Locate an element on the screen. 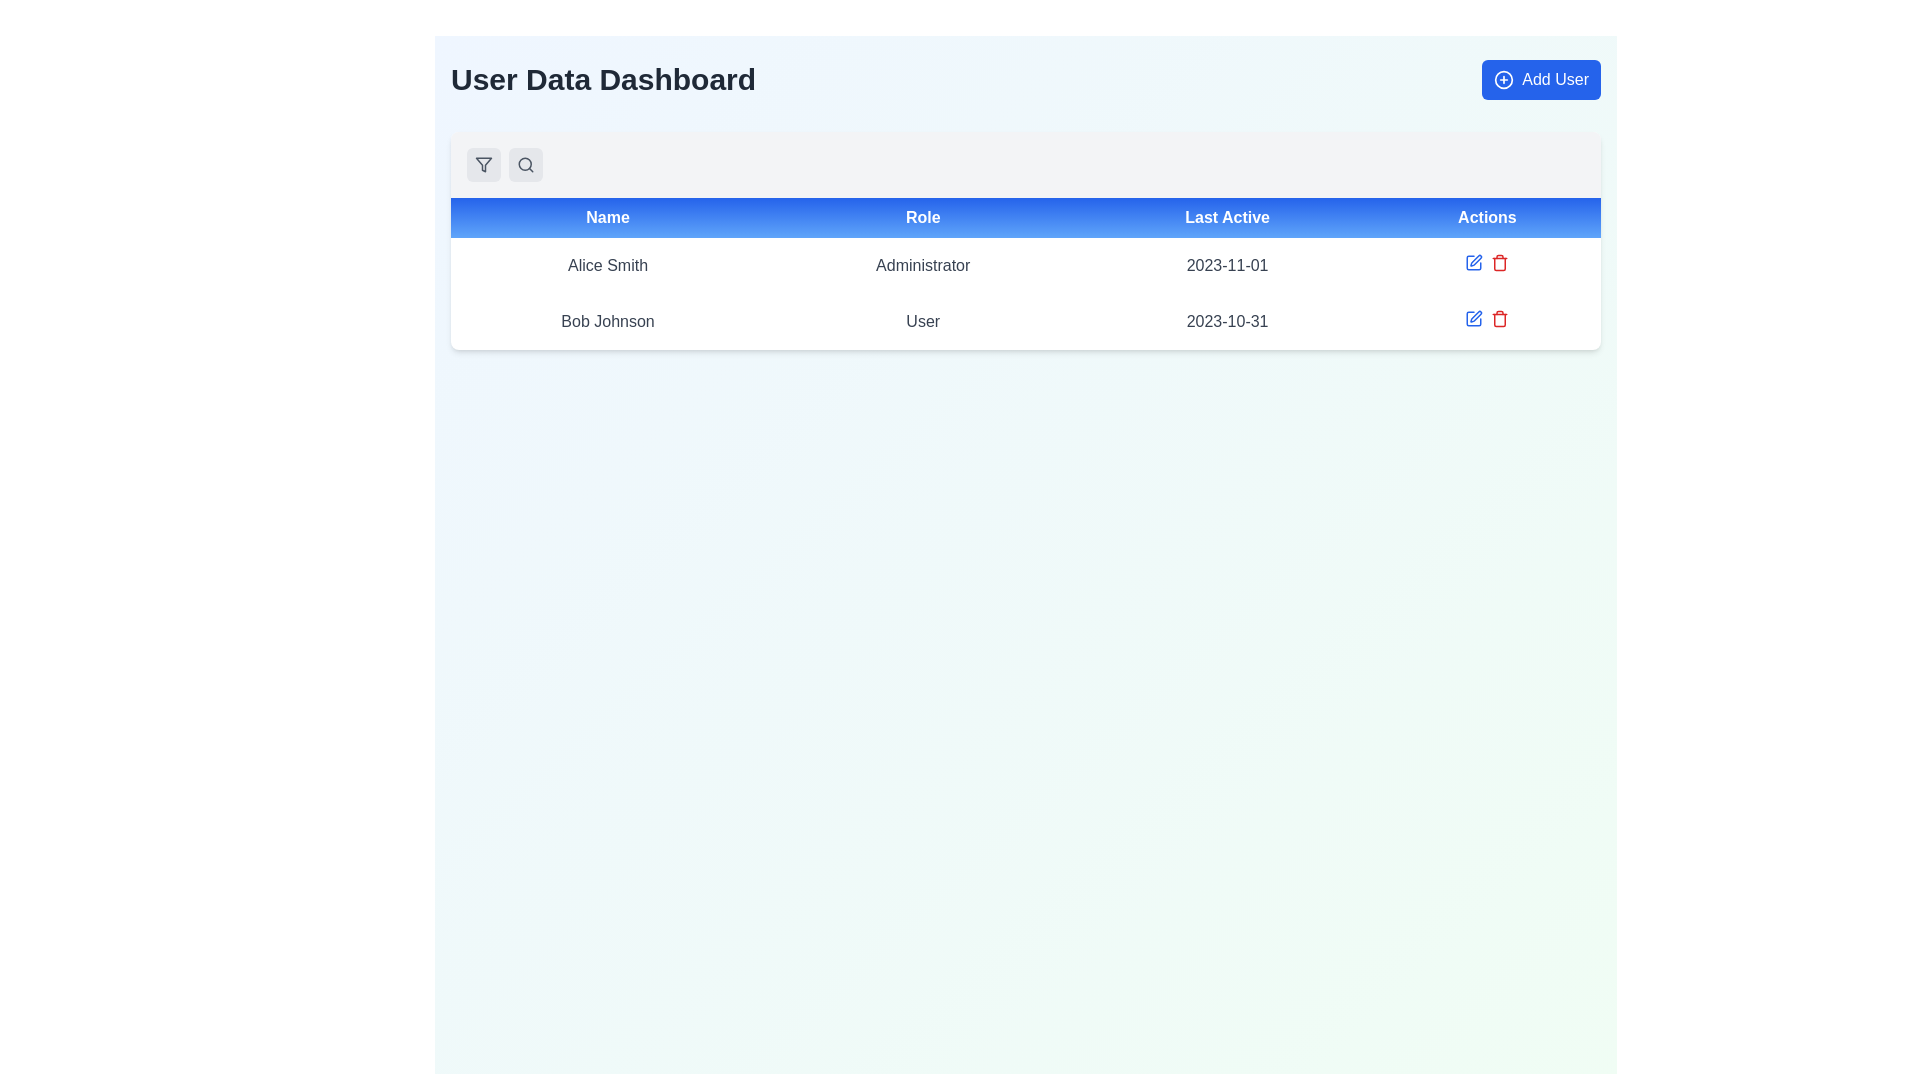 The image size is (1920, 1080). the first Icon Button in the 'Actions' column of the second row of the user table is located at coordinates (1474, 261).